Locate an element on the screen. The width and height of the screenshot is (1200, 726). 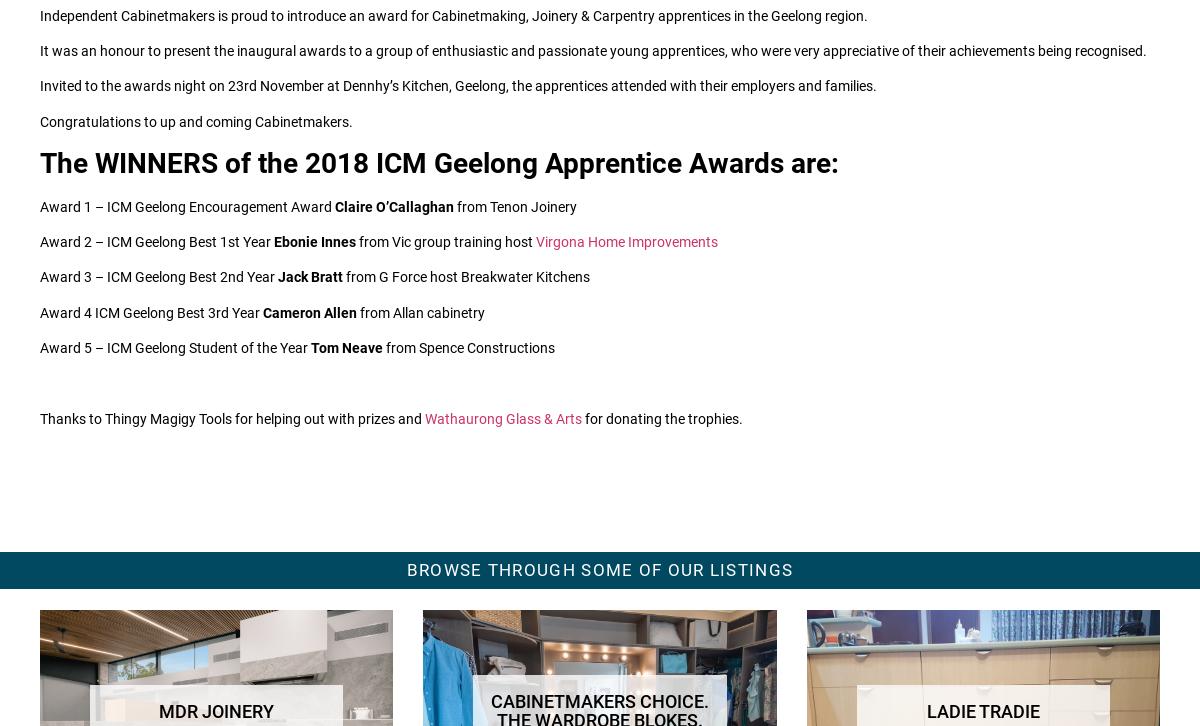
'Thanks to Thingy Magigy Tools for helping out with prizes and' is located at coordinates (39, 418).